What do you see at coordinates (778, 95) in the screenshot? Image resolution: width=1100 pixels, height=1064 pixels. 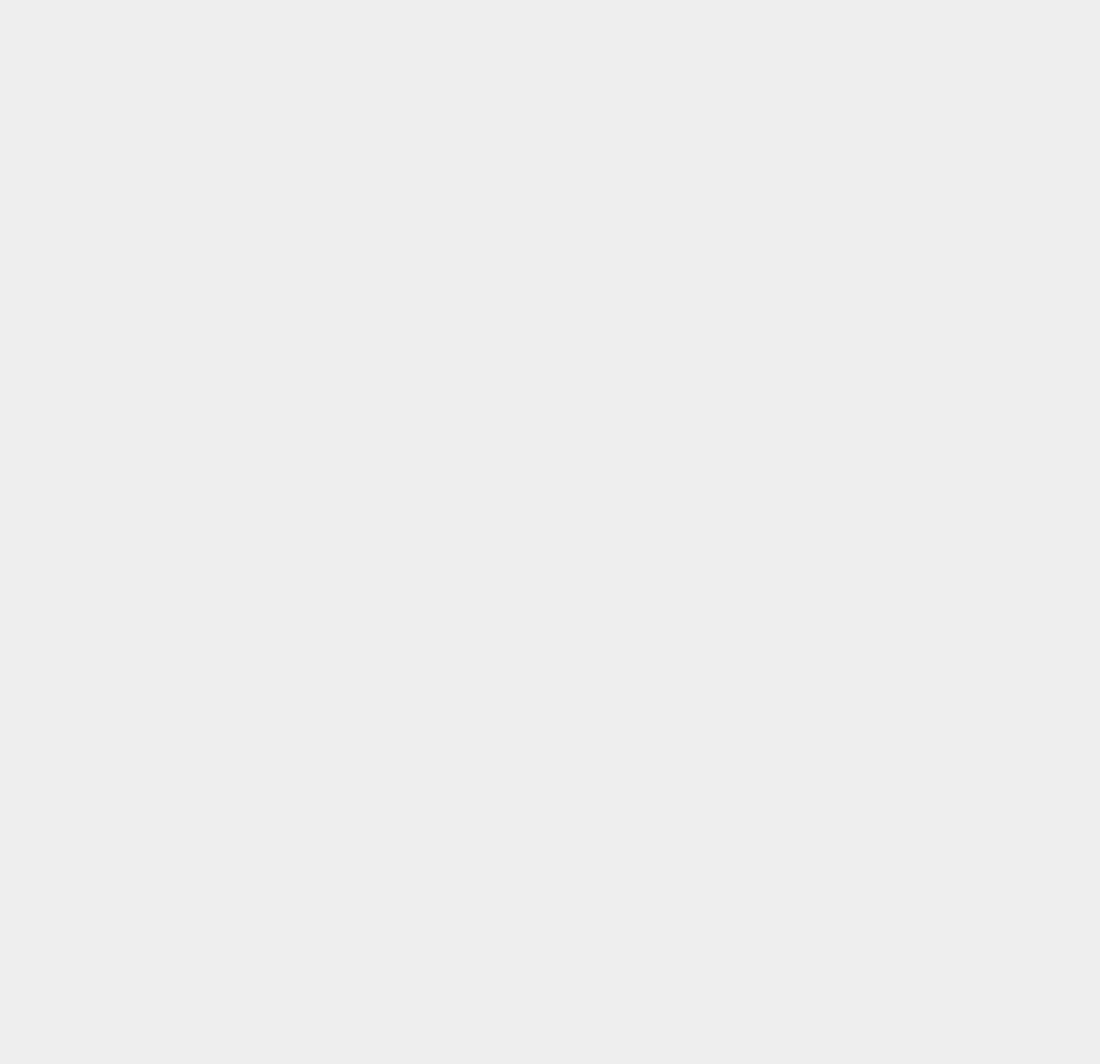 I see `'Rovio Mobile'` at bounding box center [778, 95].